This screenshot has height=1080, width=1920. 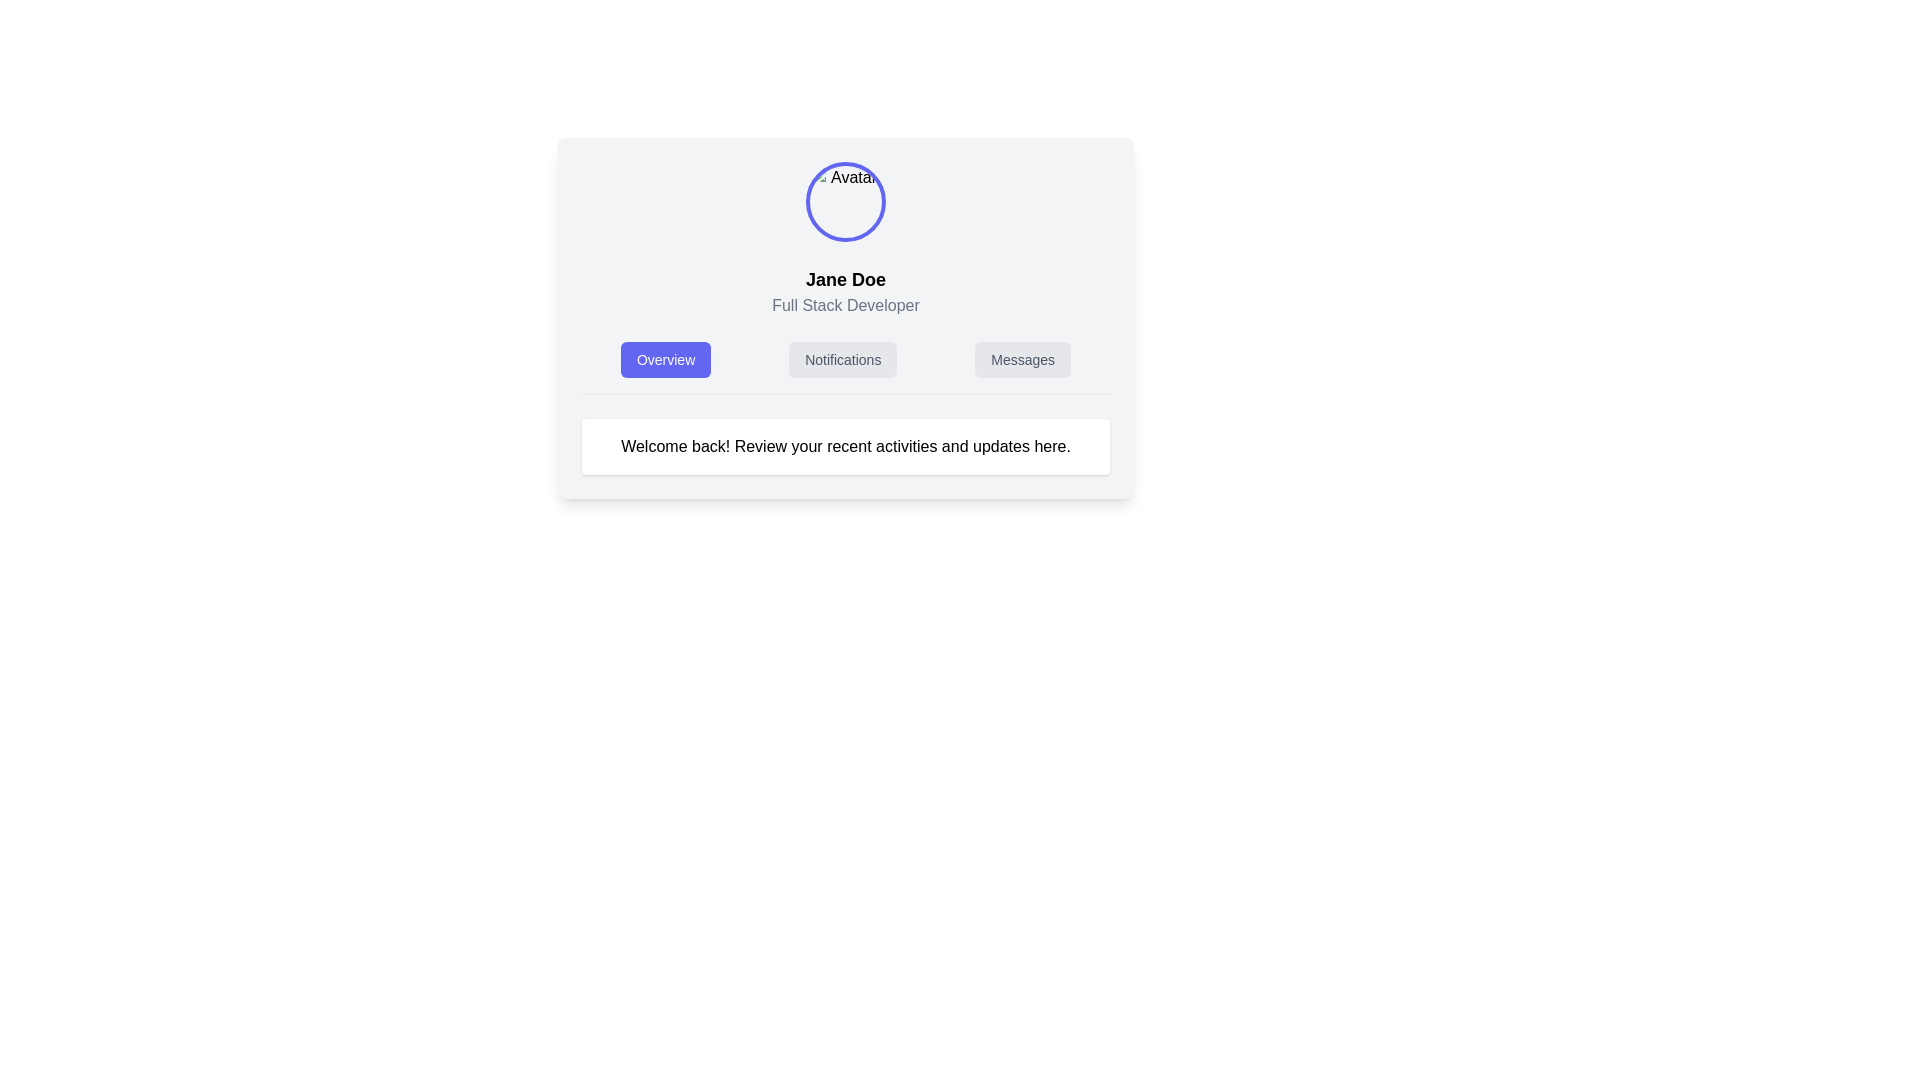 What do you see at coordinates (845, 201) in the screenshot?
I see `the details of the circular image element with a blue border labeled 'Avatar', which is centrally aligned above the 'Jane Doe' text` at bounding box center [845, 201].